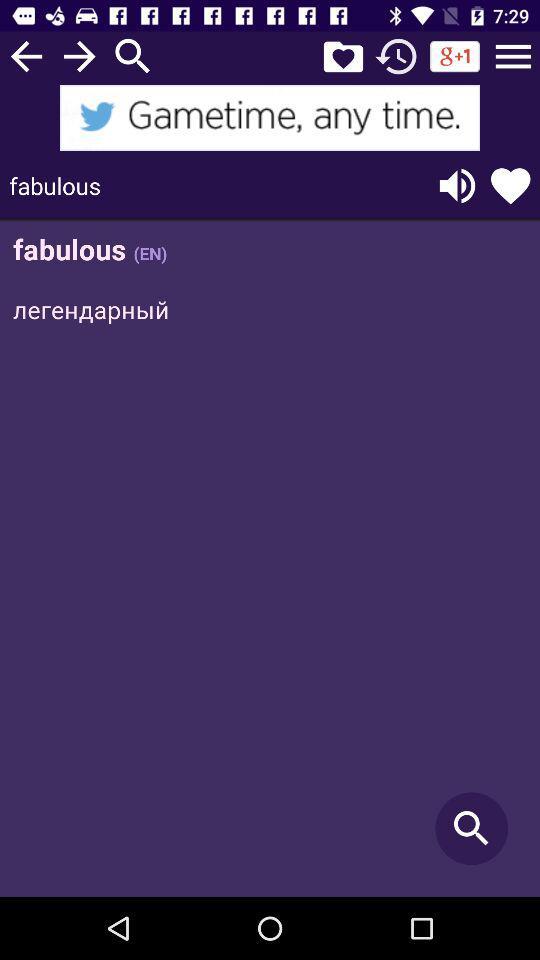  I want to click on the history icon, so click(396, 55).